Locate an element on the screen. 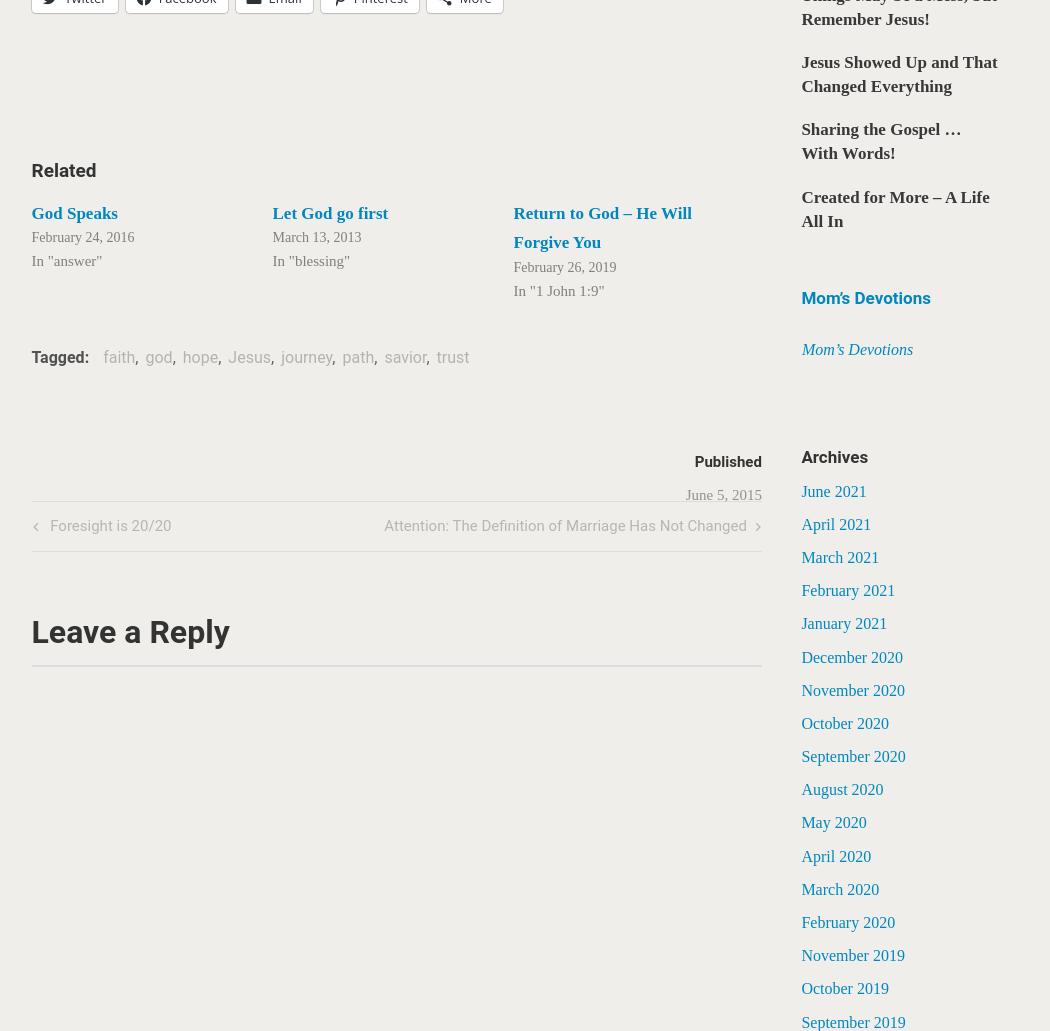 The width and height of the screenshot is (1050, 1031). 'June 2021' is located at coordinates (833, 490).